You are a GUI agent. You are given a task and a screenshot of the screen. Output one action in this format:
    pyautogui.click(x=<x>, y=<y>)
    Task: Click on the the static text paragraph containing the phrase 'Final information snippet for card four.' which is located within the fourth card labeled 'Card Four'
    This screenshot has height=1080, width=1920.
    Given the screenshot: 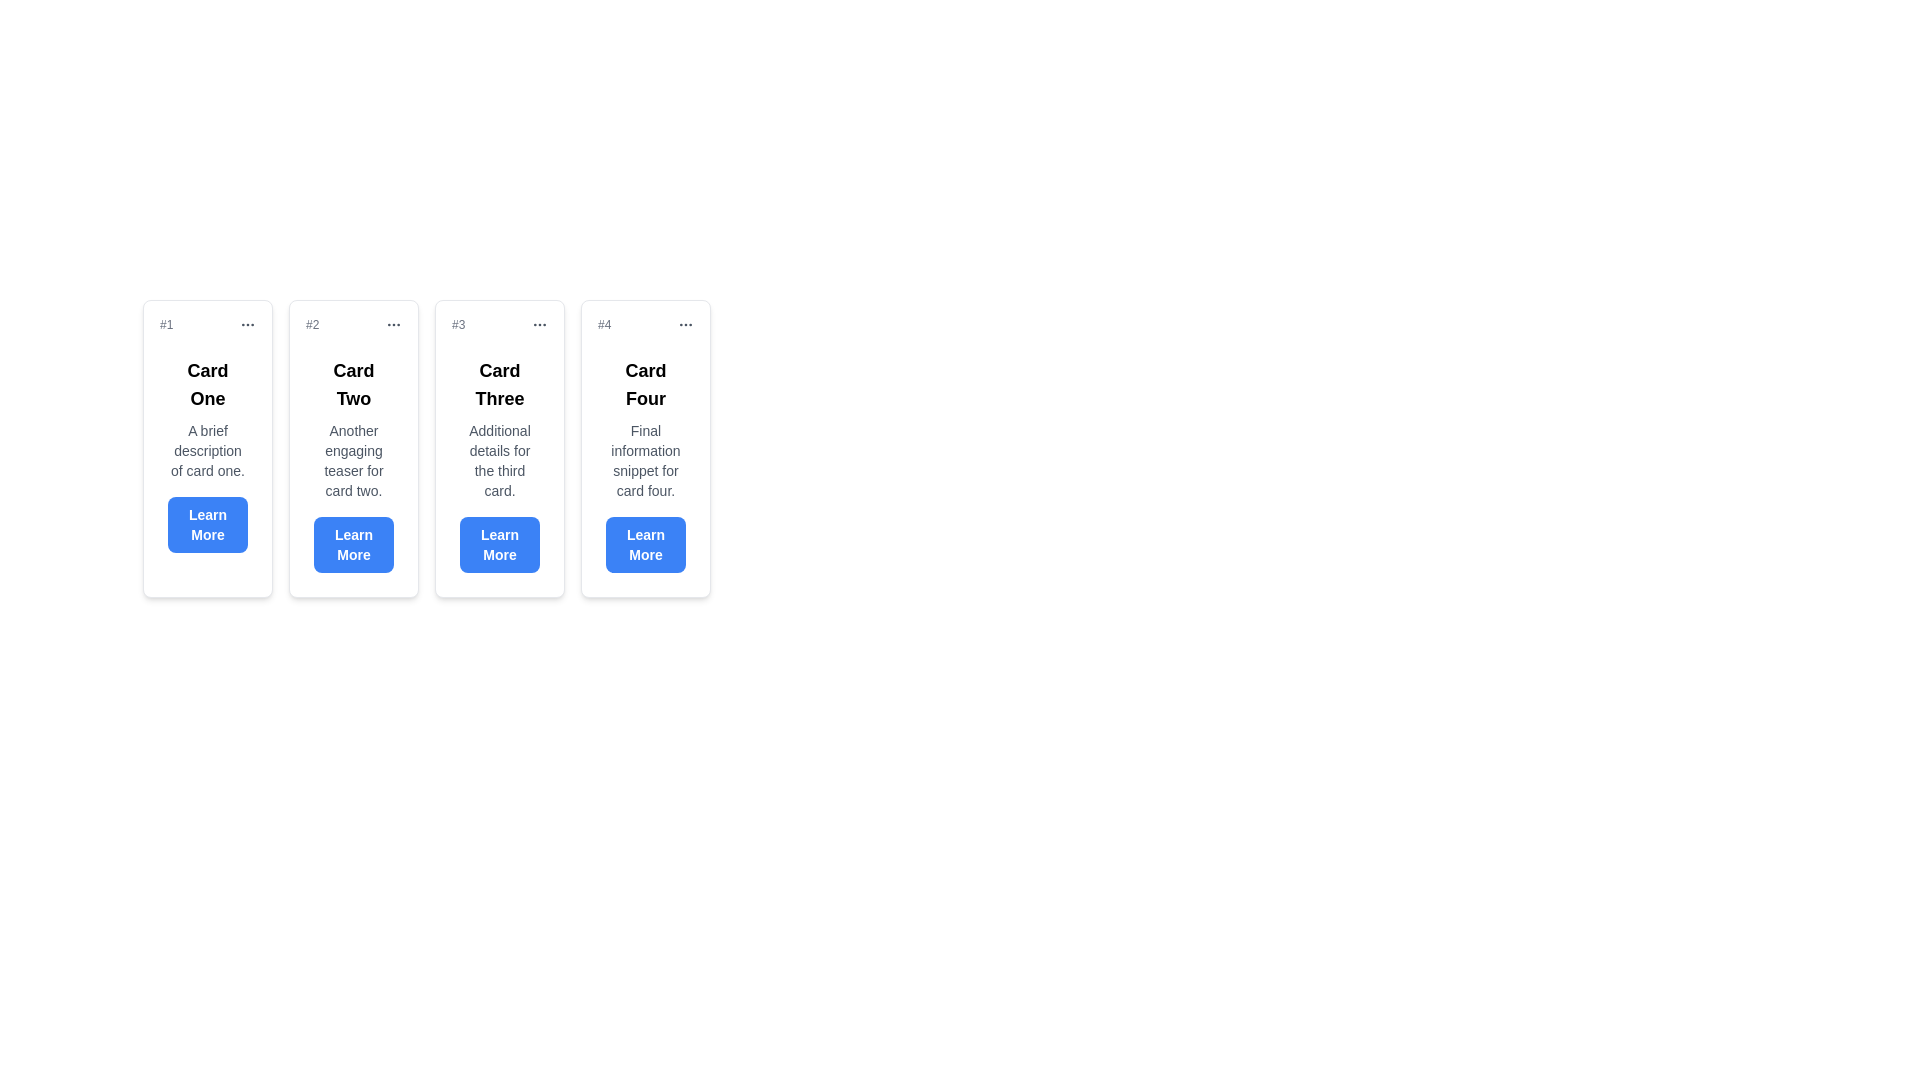 What is the action you would take?
    pyautogui.click(x=646, y=461)
    